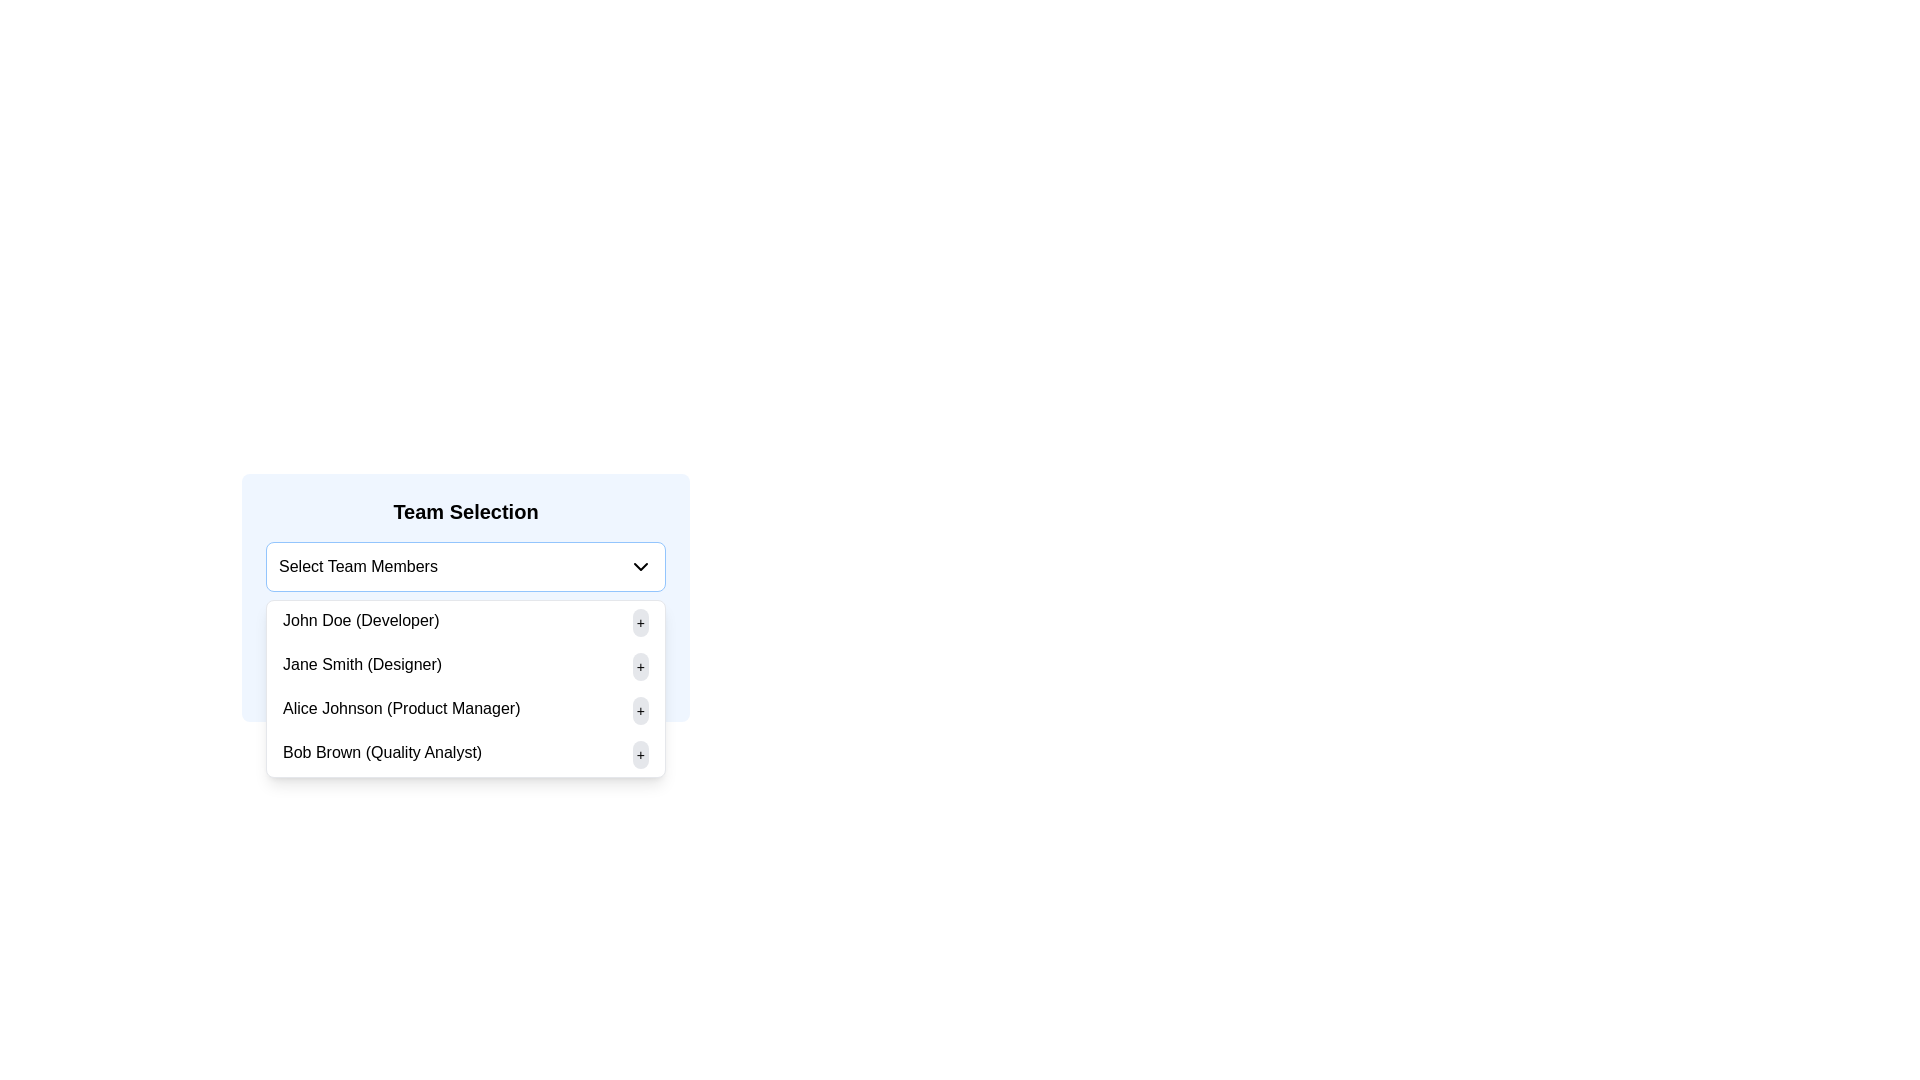  What do you see at coordinates (382, 755) in the screenshot?
I see `the text label identifying 'Bob Brown', the Quality Analyst, in the Team Selection dialog, which is the fourth option in the menu` at bounding box center [382, 755].